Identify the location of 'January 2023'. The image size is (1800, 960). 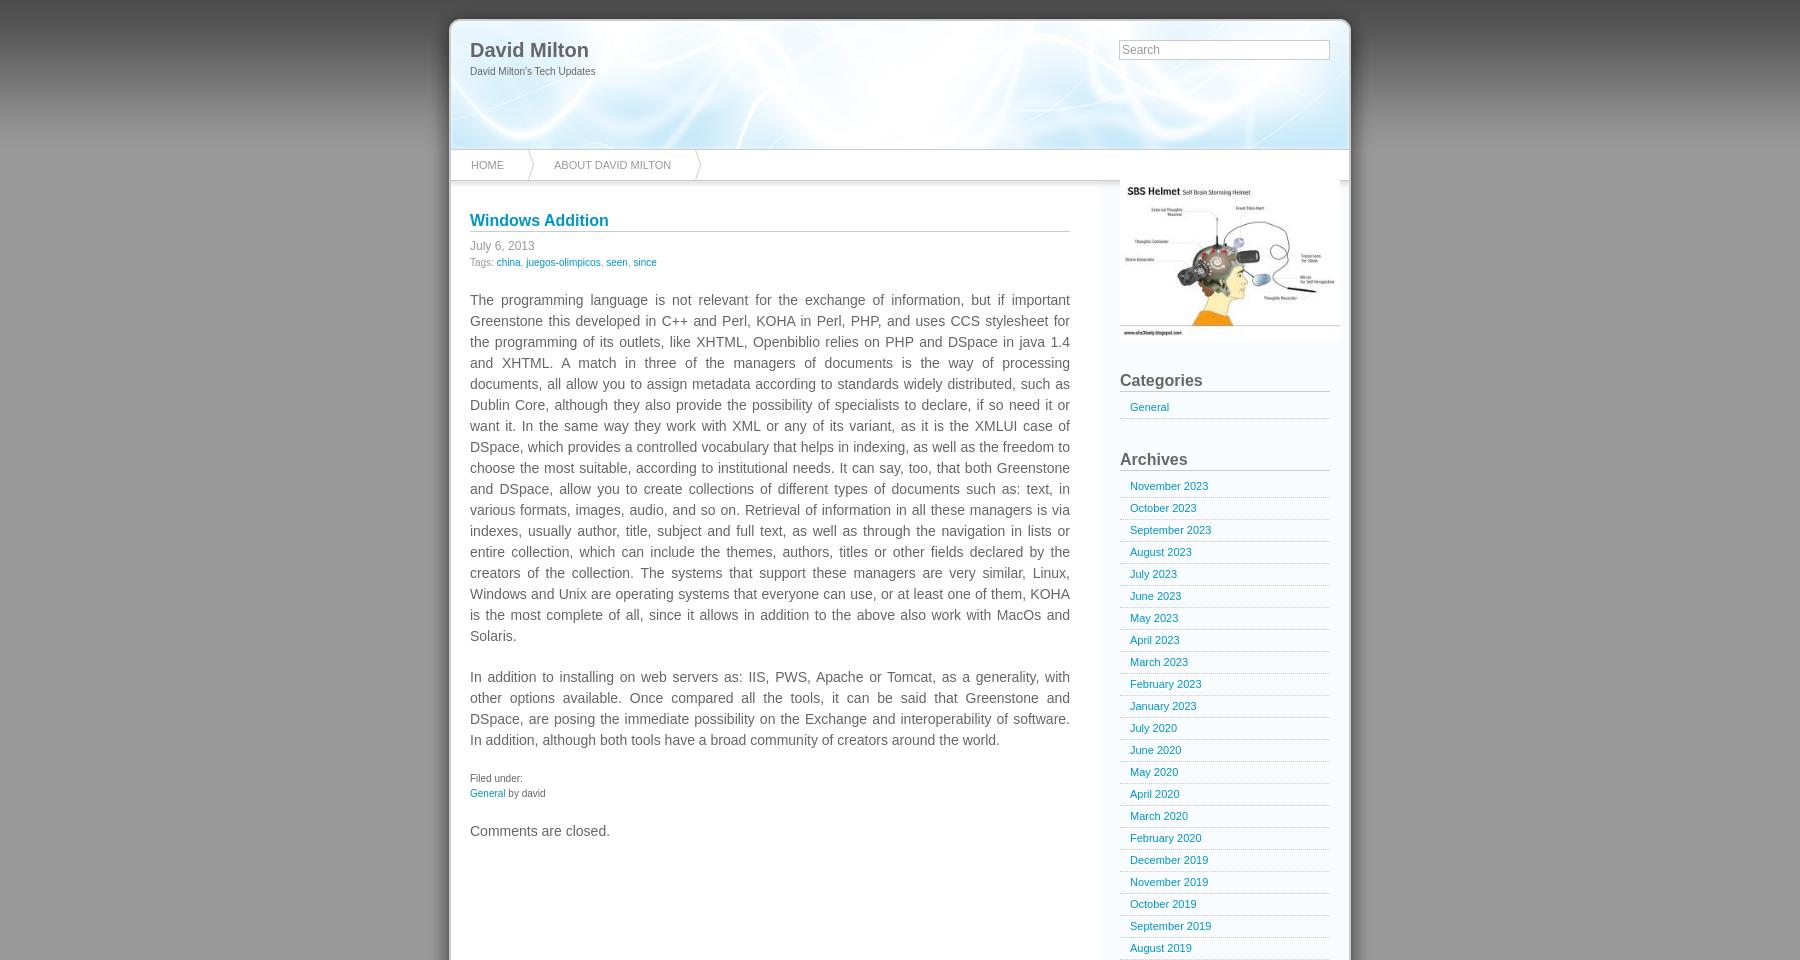
(1129, 705).